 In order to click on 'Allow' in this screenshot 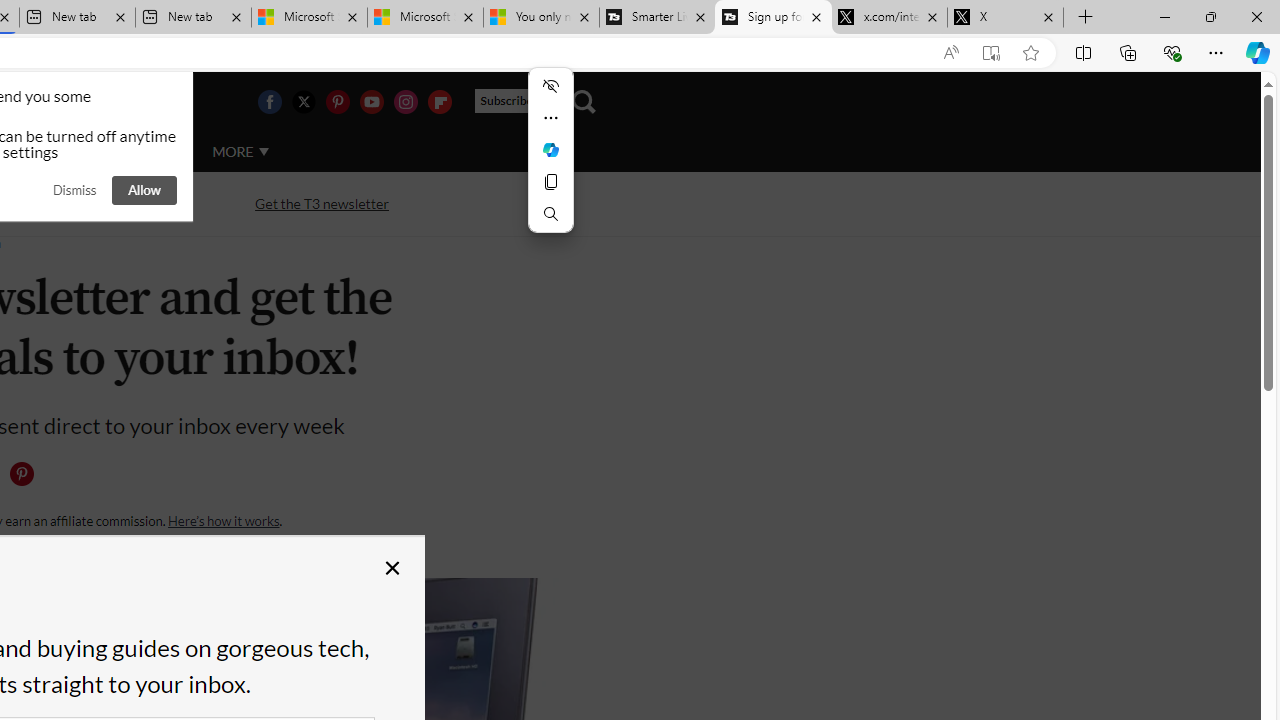, I will do `click(143, 190)`.